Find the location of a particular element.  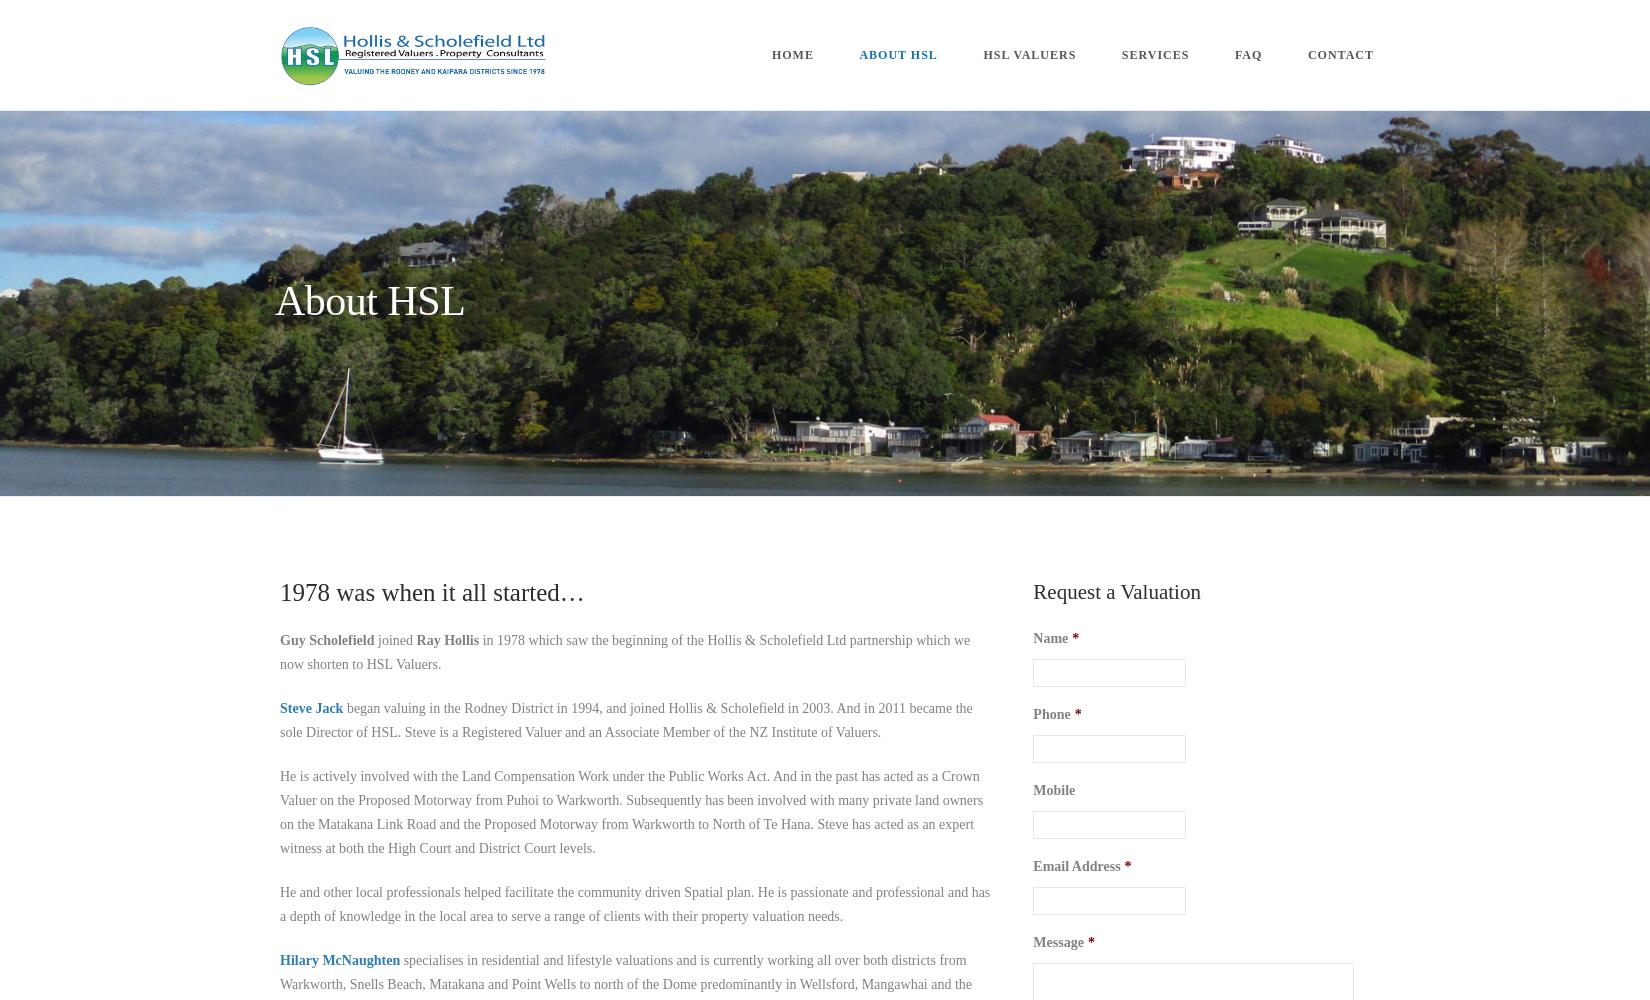

'Email Address' is located at coordinates (1033, 865).